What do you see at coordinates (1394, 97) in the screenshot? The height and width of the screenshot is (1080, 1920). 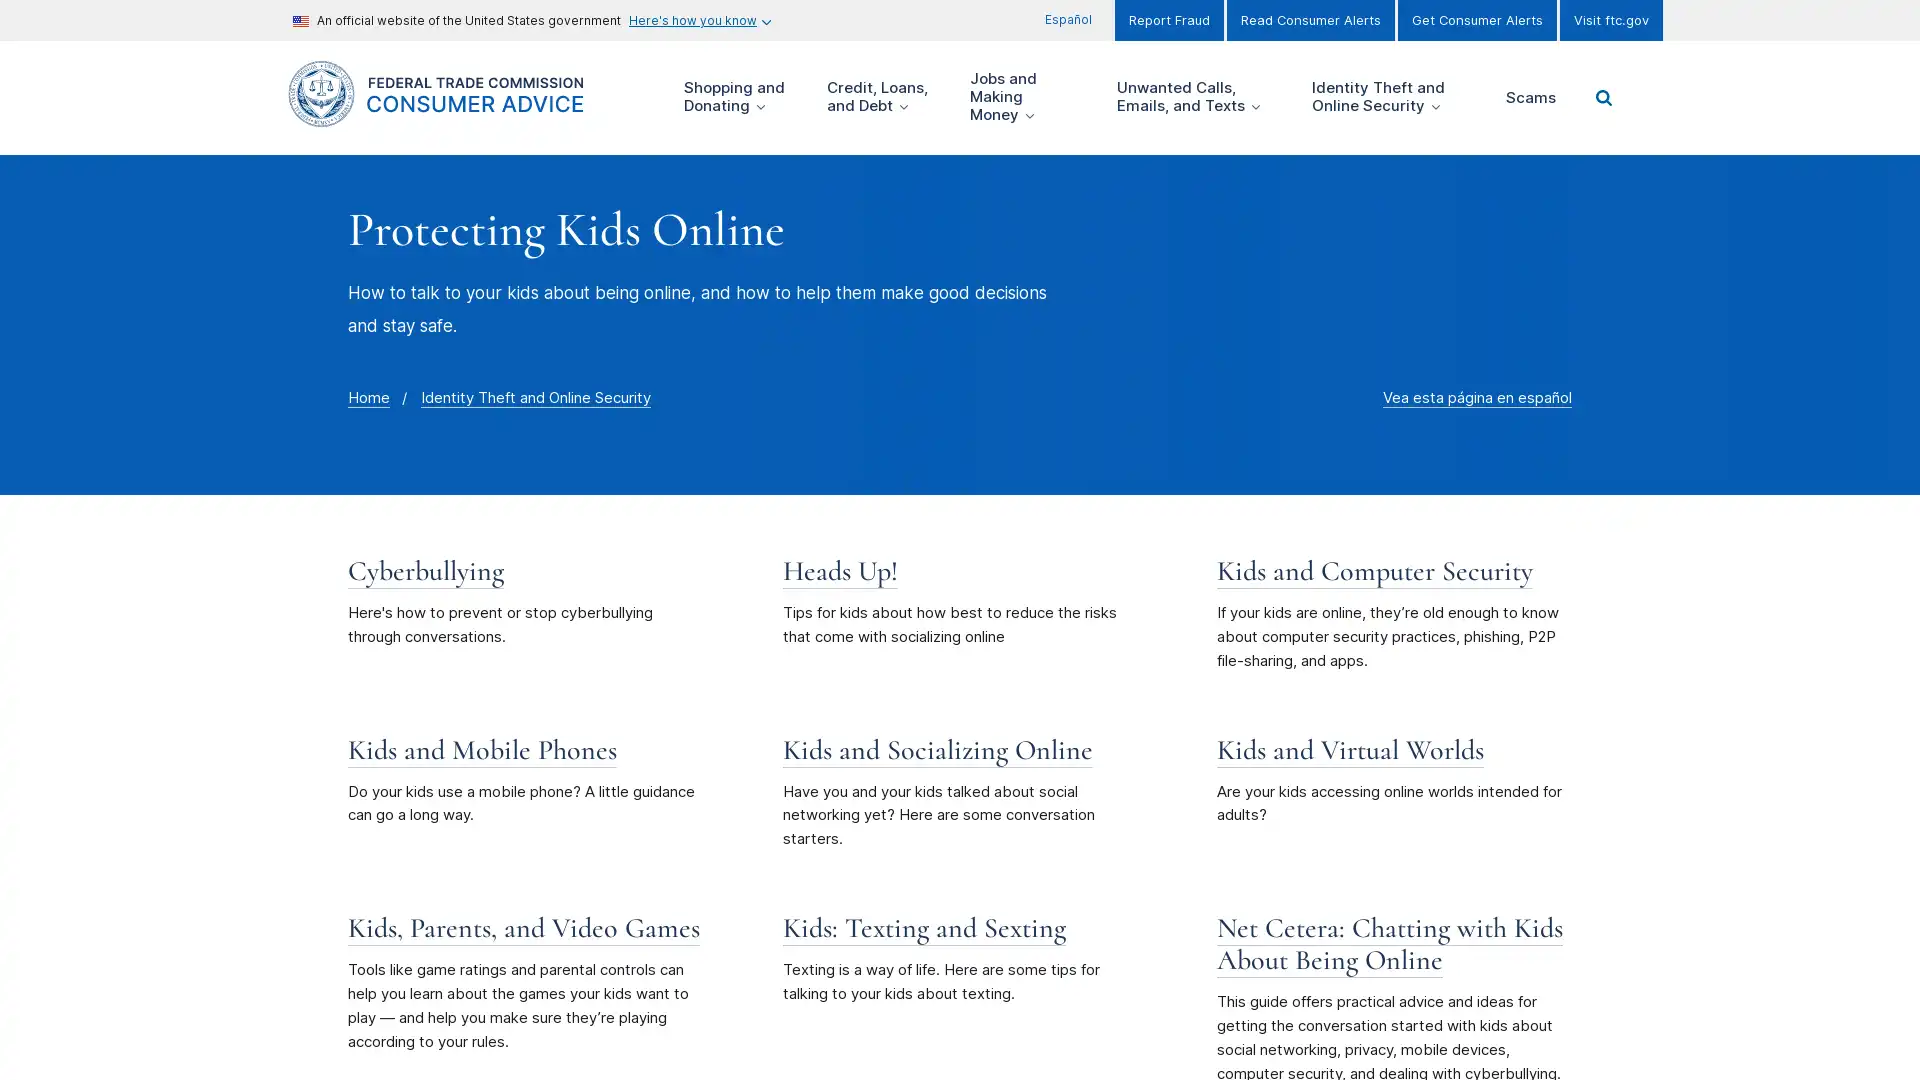 I see `Show/hide Identity Theft and Online Security menu items` at bounding box center [1394, 97].